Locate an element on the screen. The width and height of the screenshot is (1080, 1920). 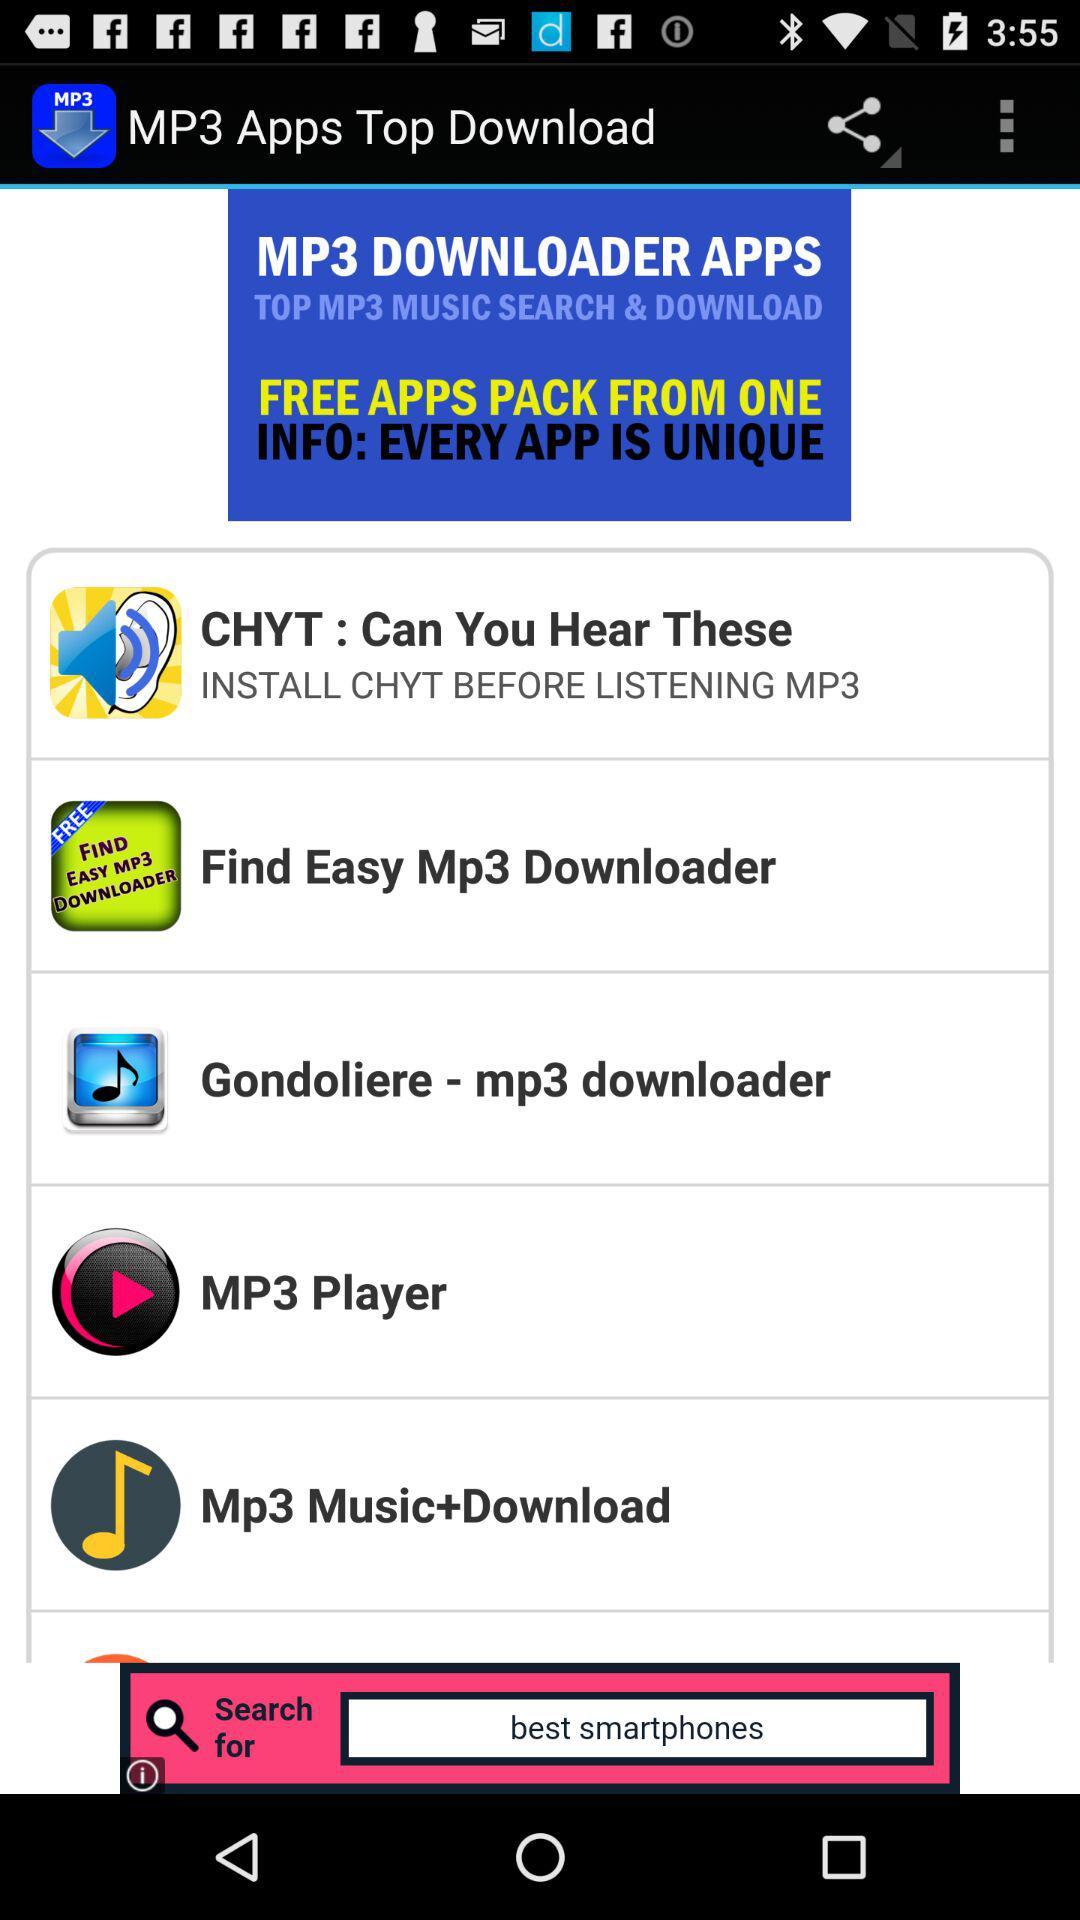
a link to an advertisement is located at coordinates (540, 1727).